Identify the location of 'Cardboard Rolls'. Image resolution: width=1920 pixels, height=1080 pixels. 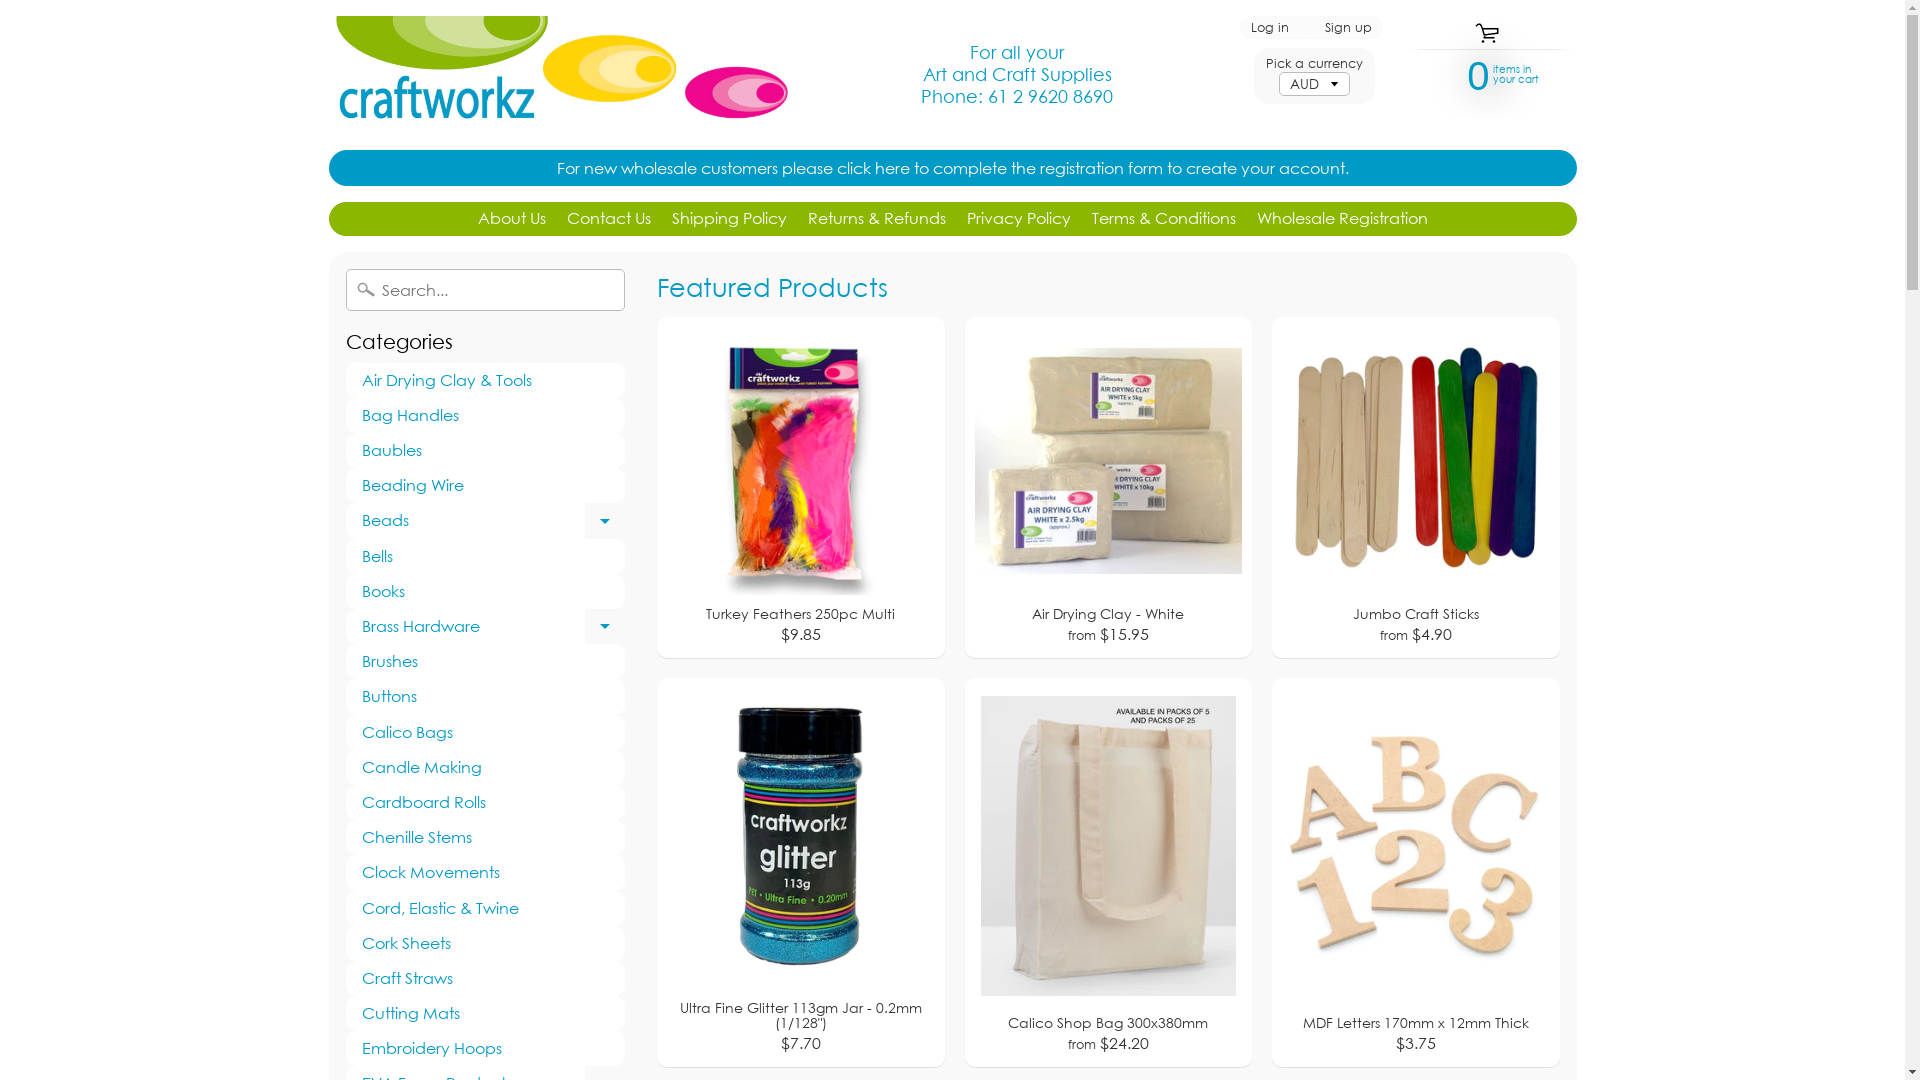
(485, 801).